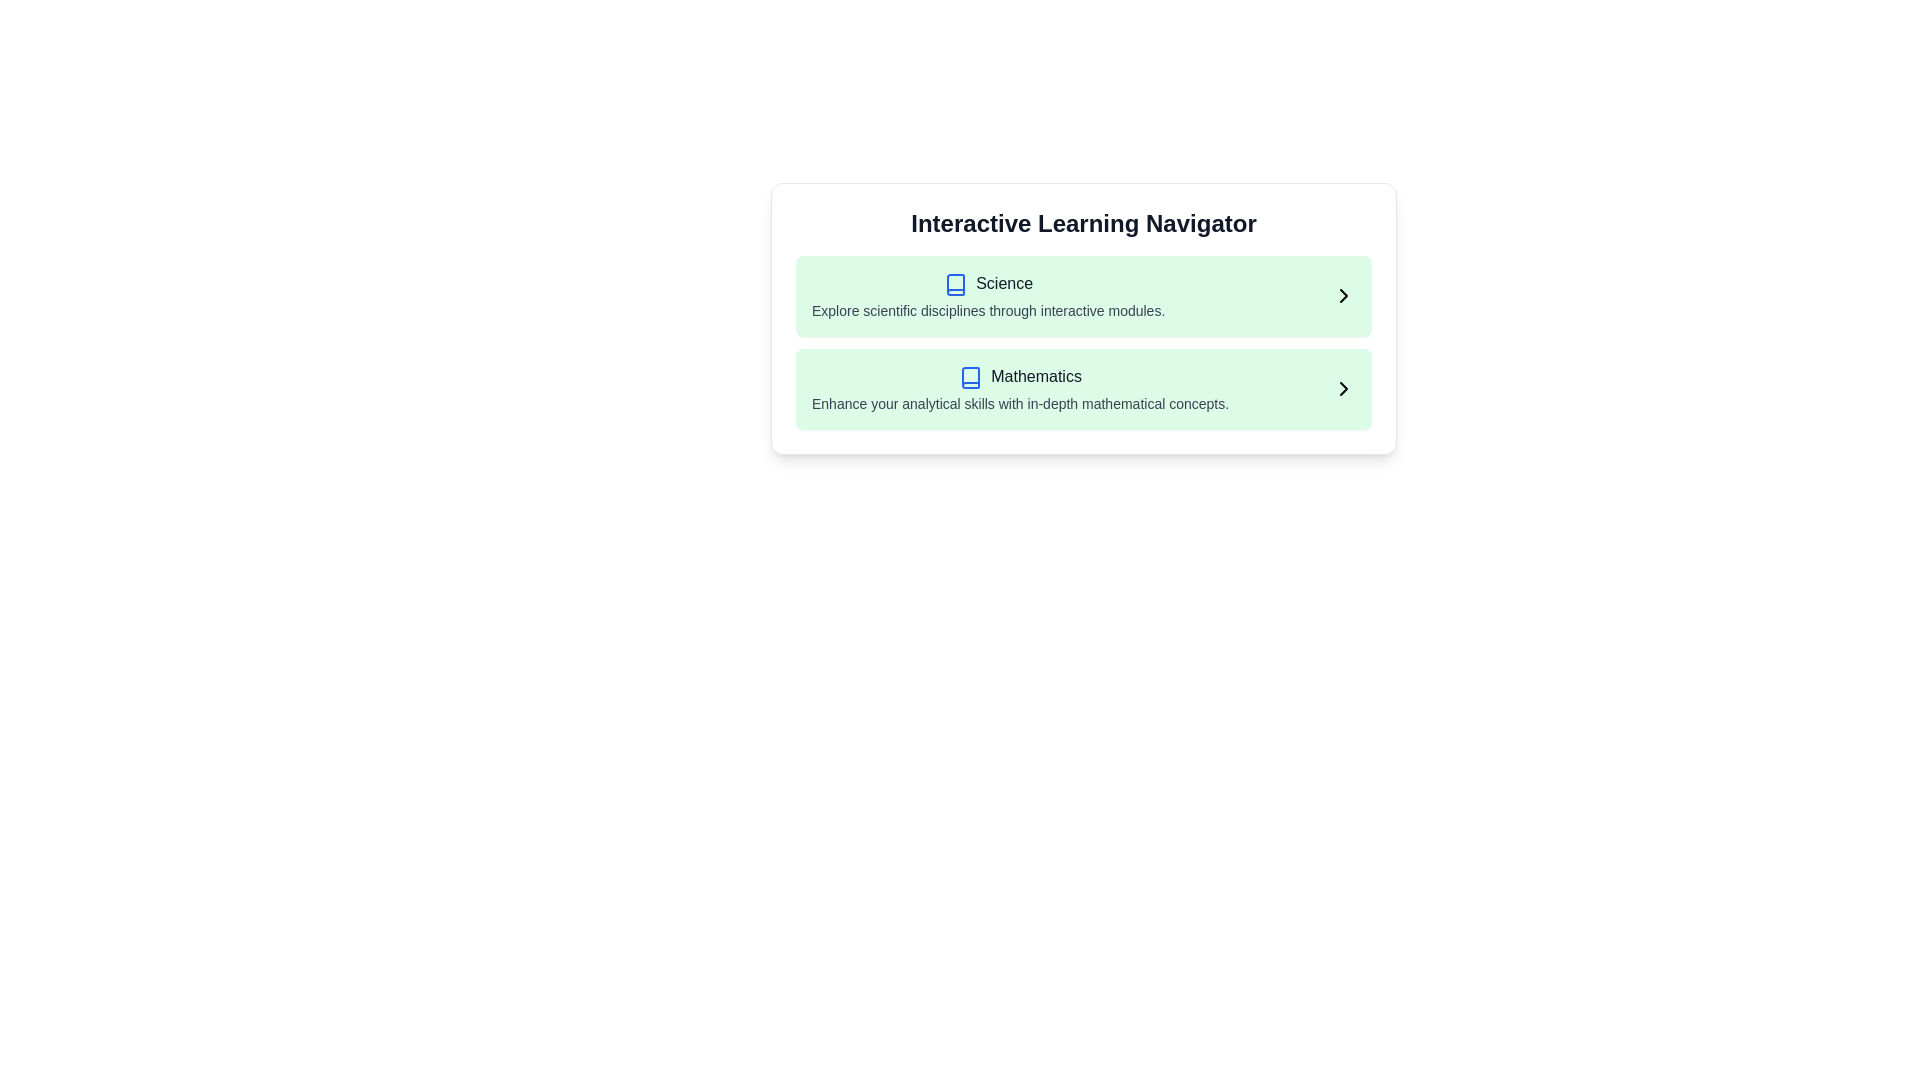  Describe the element at coordinates (1344, 389) in the screenshot. I see `the right-facing chevron icon for navigation located next to the 'Mathematics' option in the Interactive Learning Navigator` at that location.